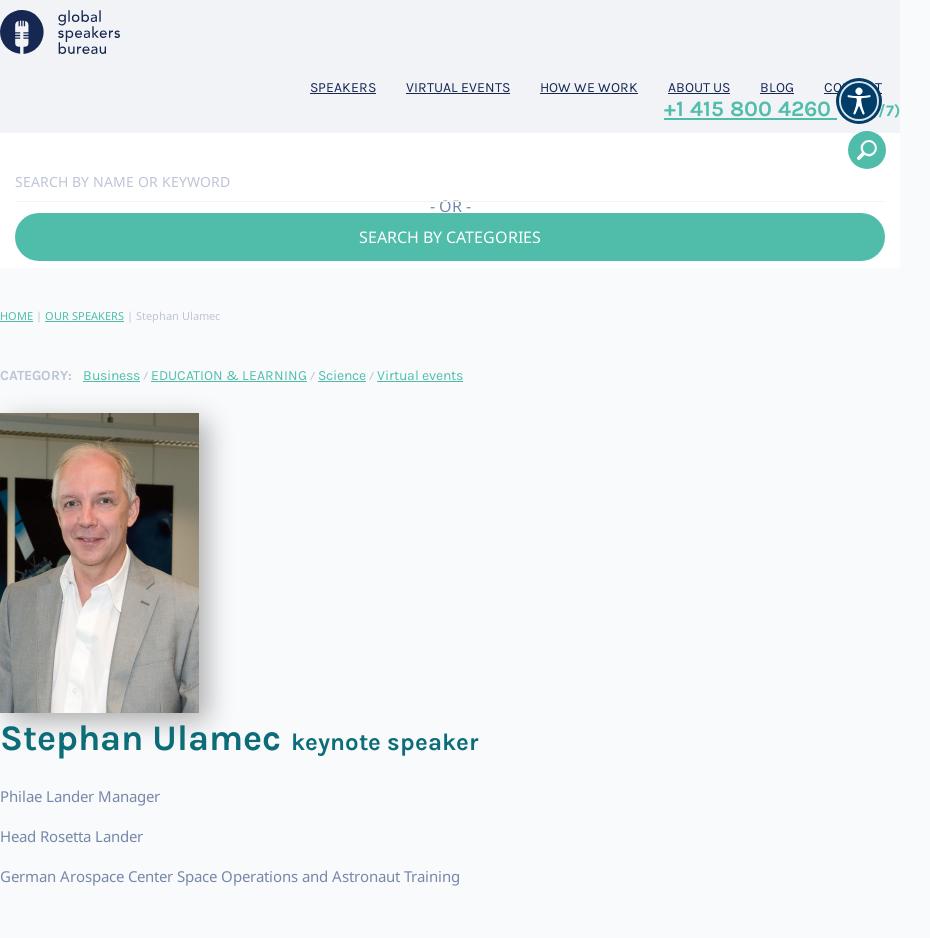  What do you see at coordinates (79, 793) in the screenshot?
I see `'Philae Lander Manager'` at bounding box center [79, 793].